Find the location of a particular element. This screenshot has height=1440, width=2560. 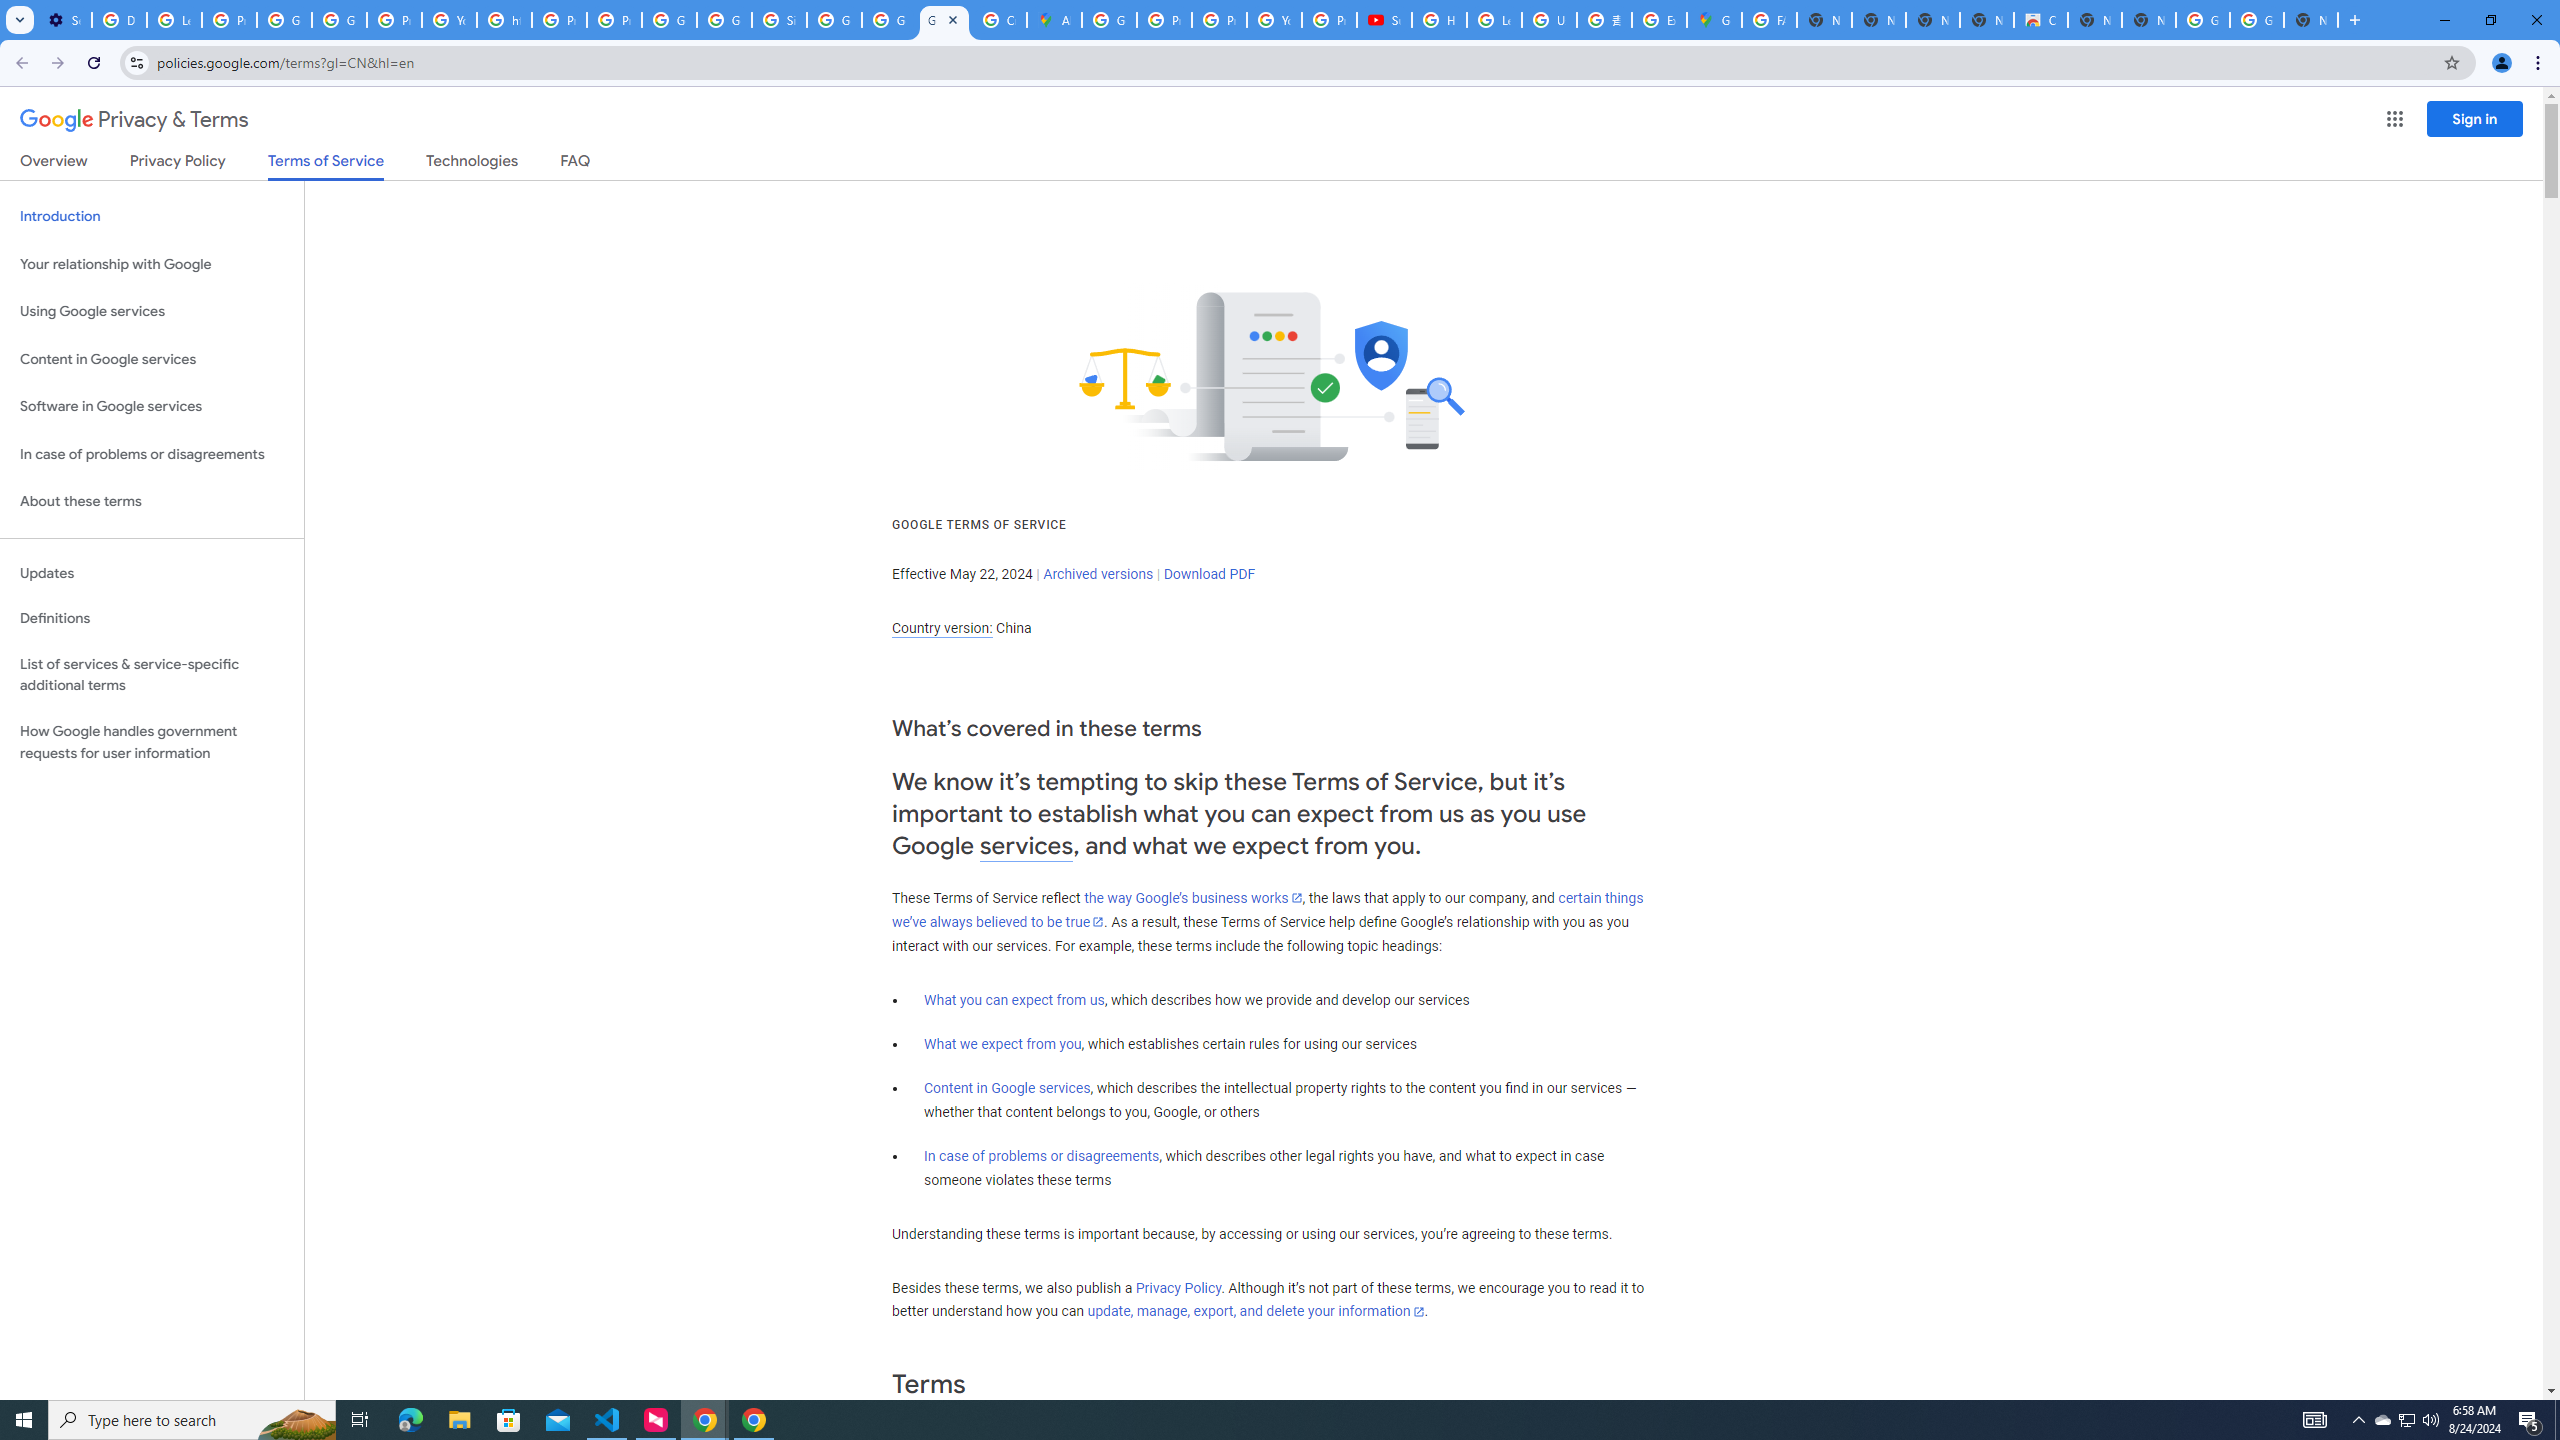

'Using Google services' is located at coordinates (151, 310).